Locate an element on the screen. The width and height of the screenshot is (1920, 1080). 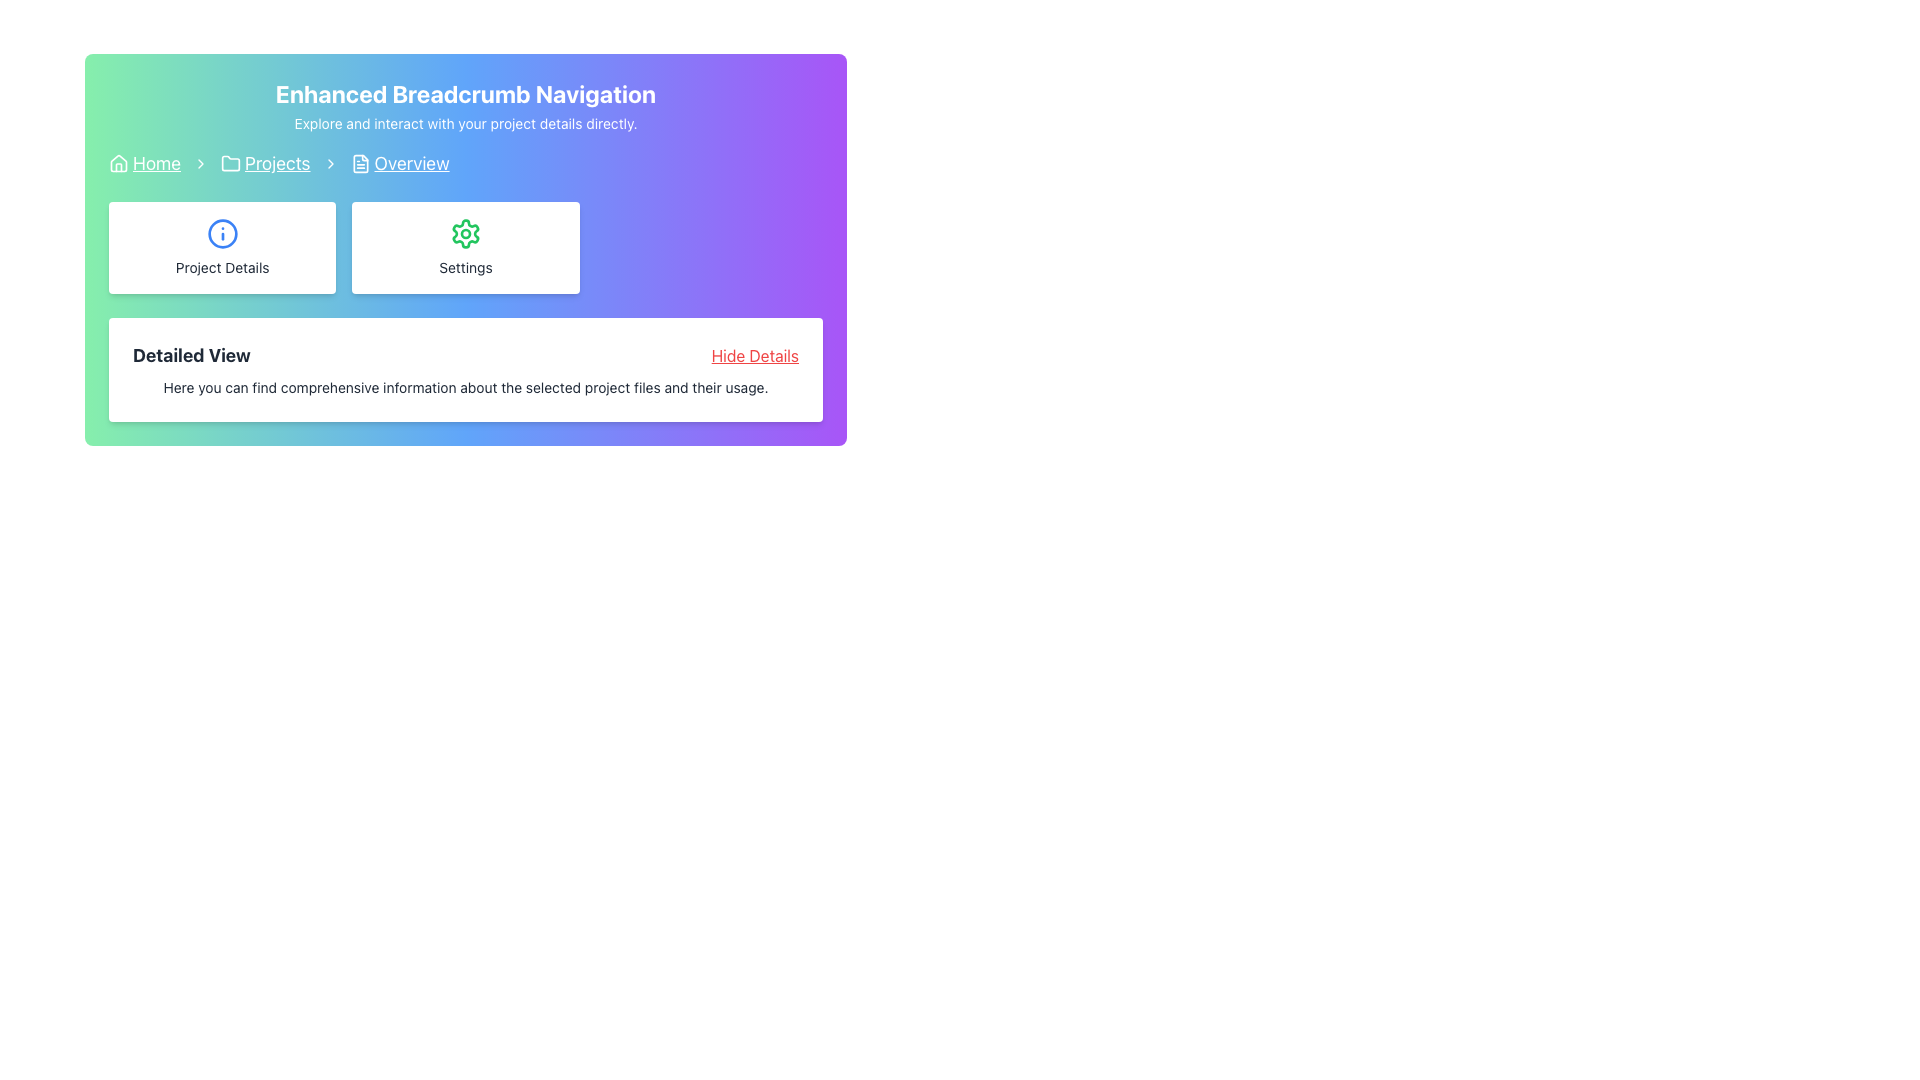
the 'Overview' hyperlink, which is a blue, underlined text positioned in the breadcrumb navigation bar after the 'Projects' link and document icon is located at coordinates (411, 163).